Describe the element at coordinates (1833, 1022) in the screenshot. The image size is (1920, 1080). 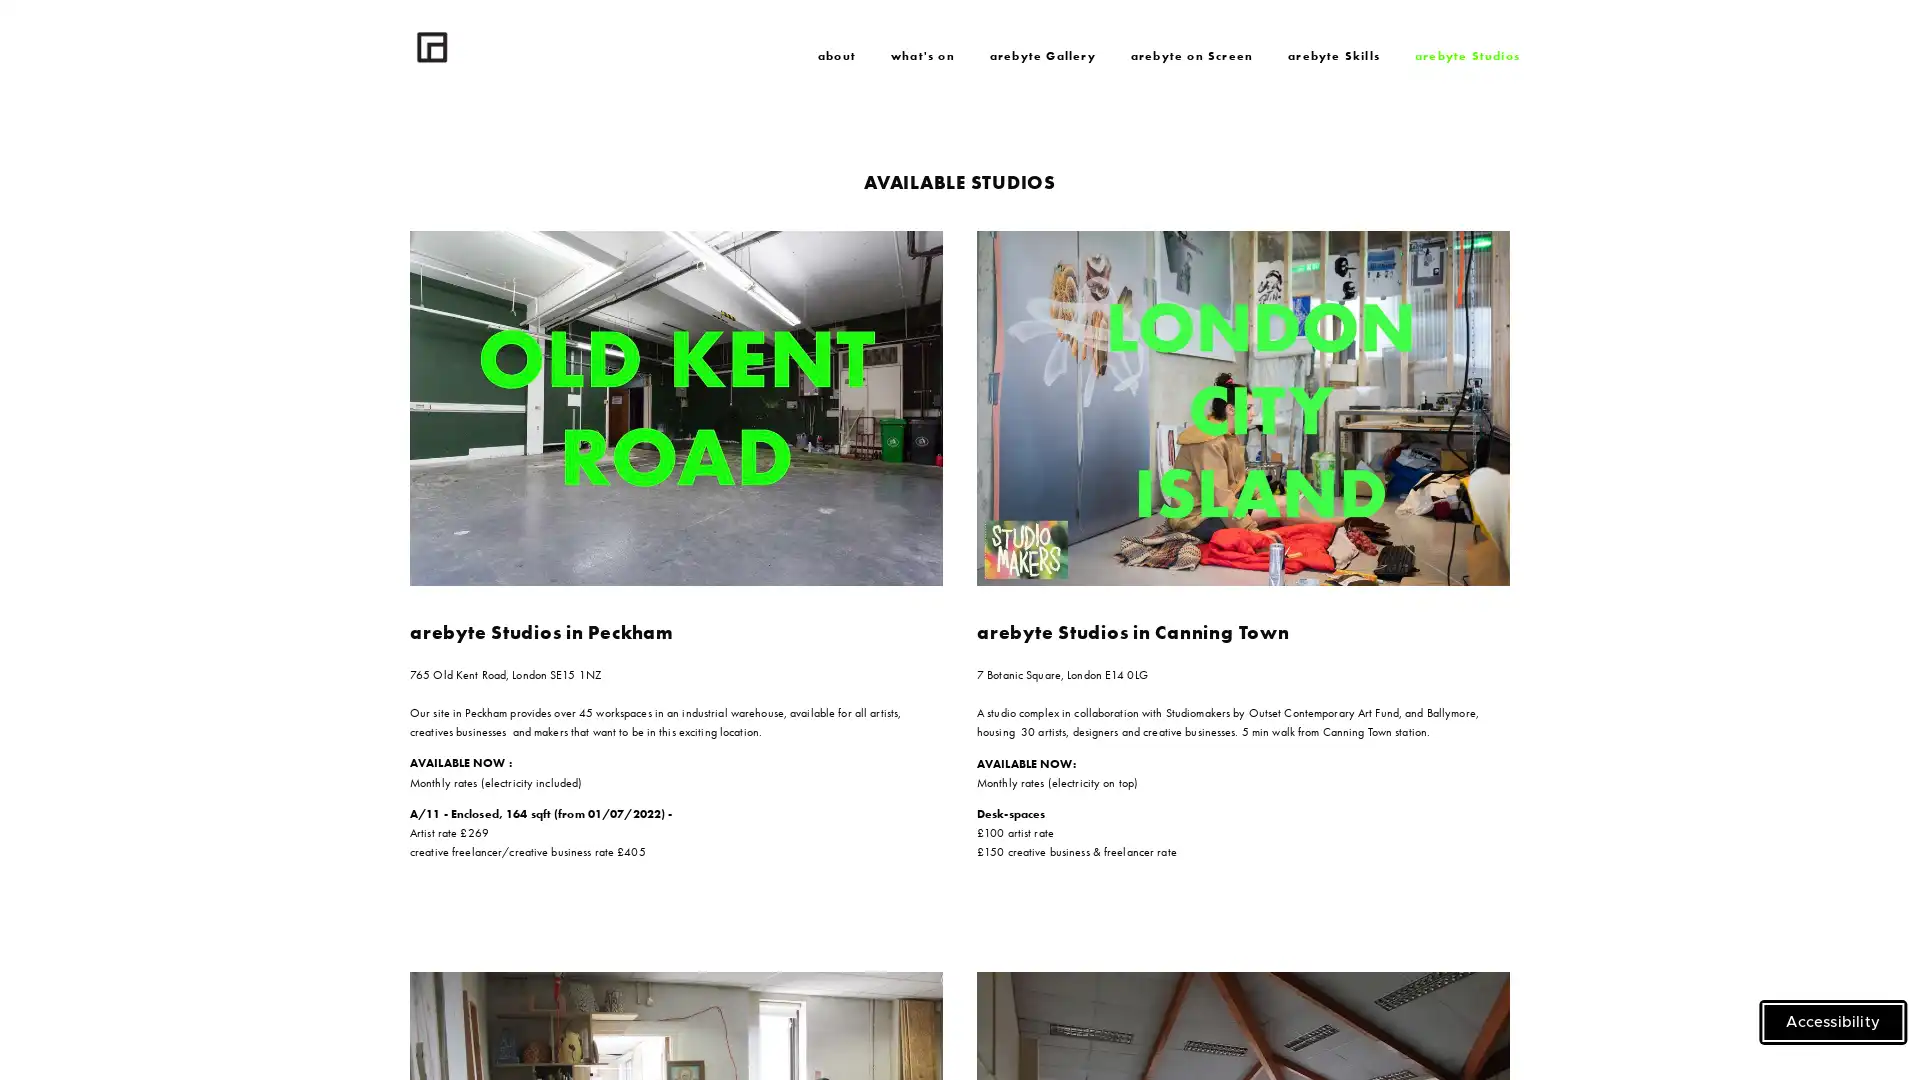
I see `Accessibility Menu` at that location.